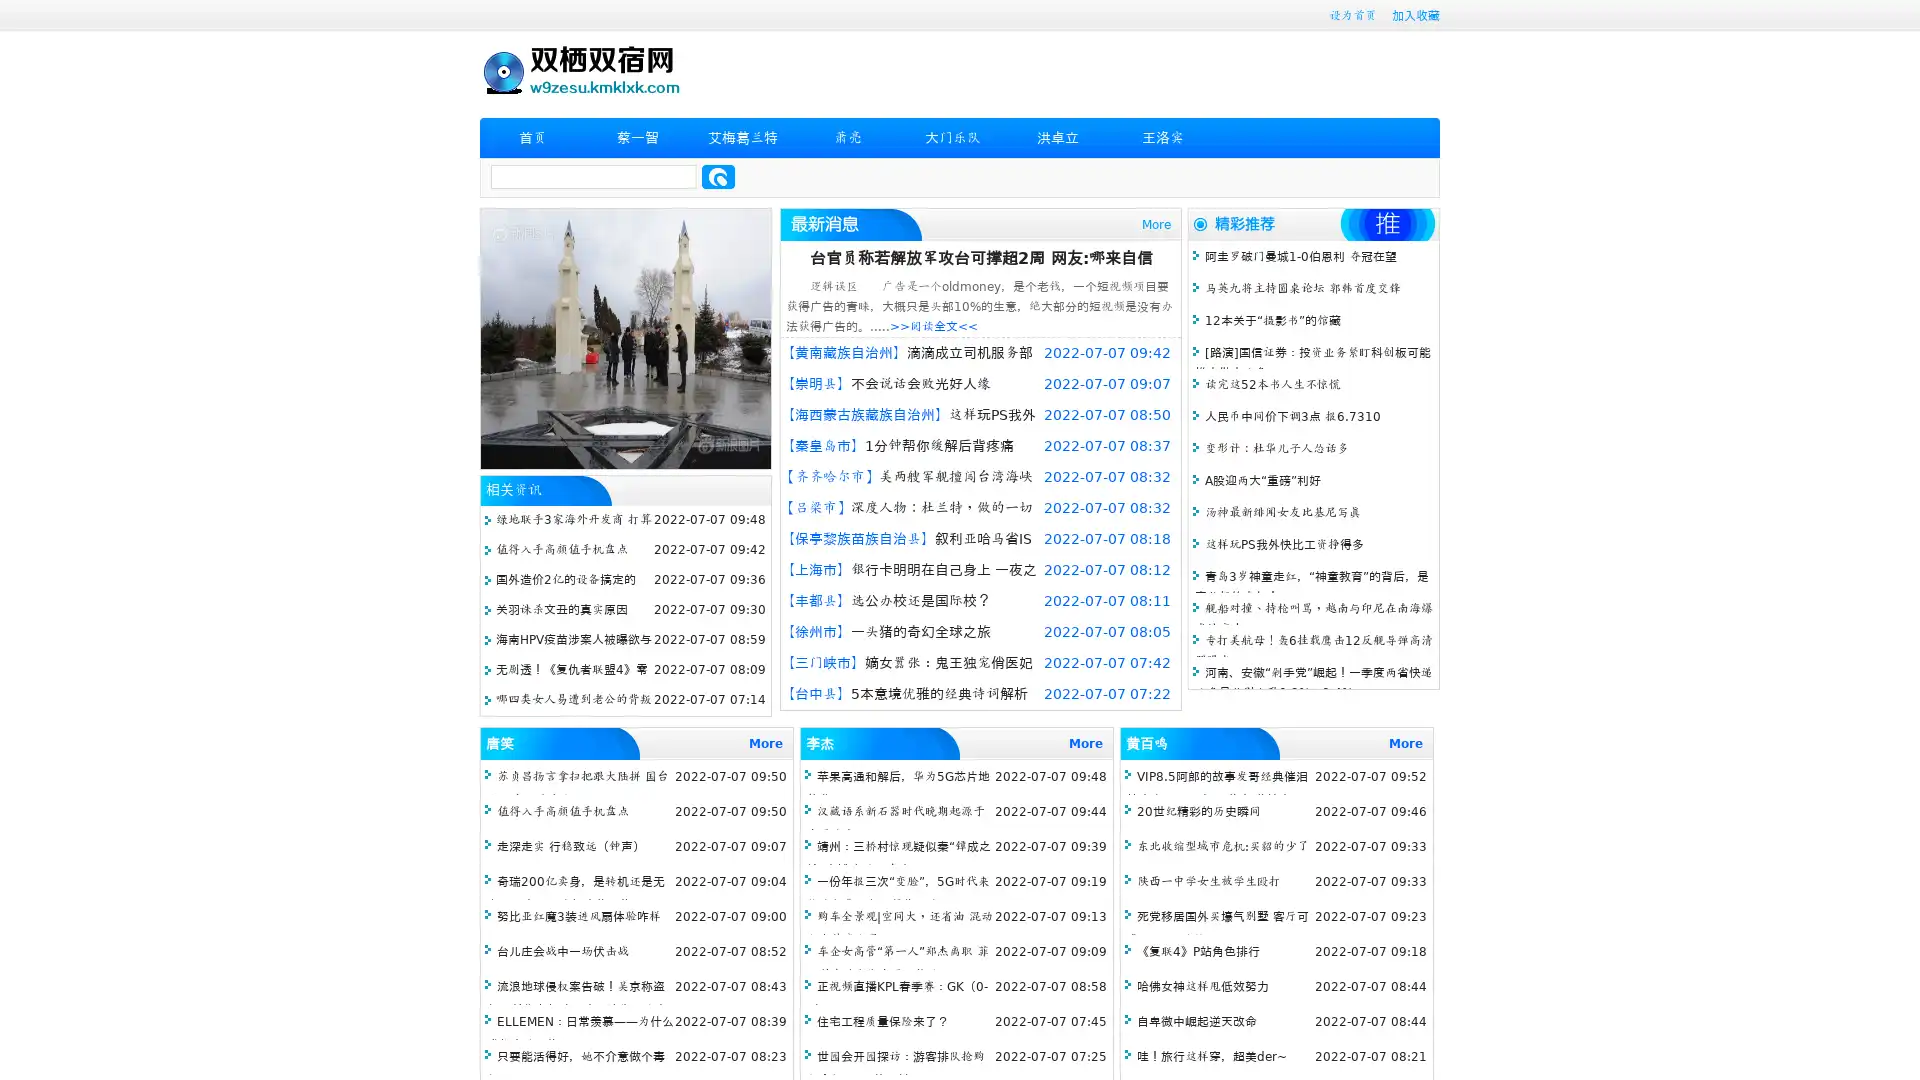 The image size is (1920, 1080). What do you see at coordinates (718, 176) in the screenshot?
I see `Search` at bounding box center [718, 176].